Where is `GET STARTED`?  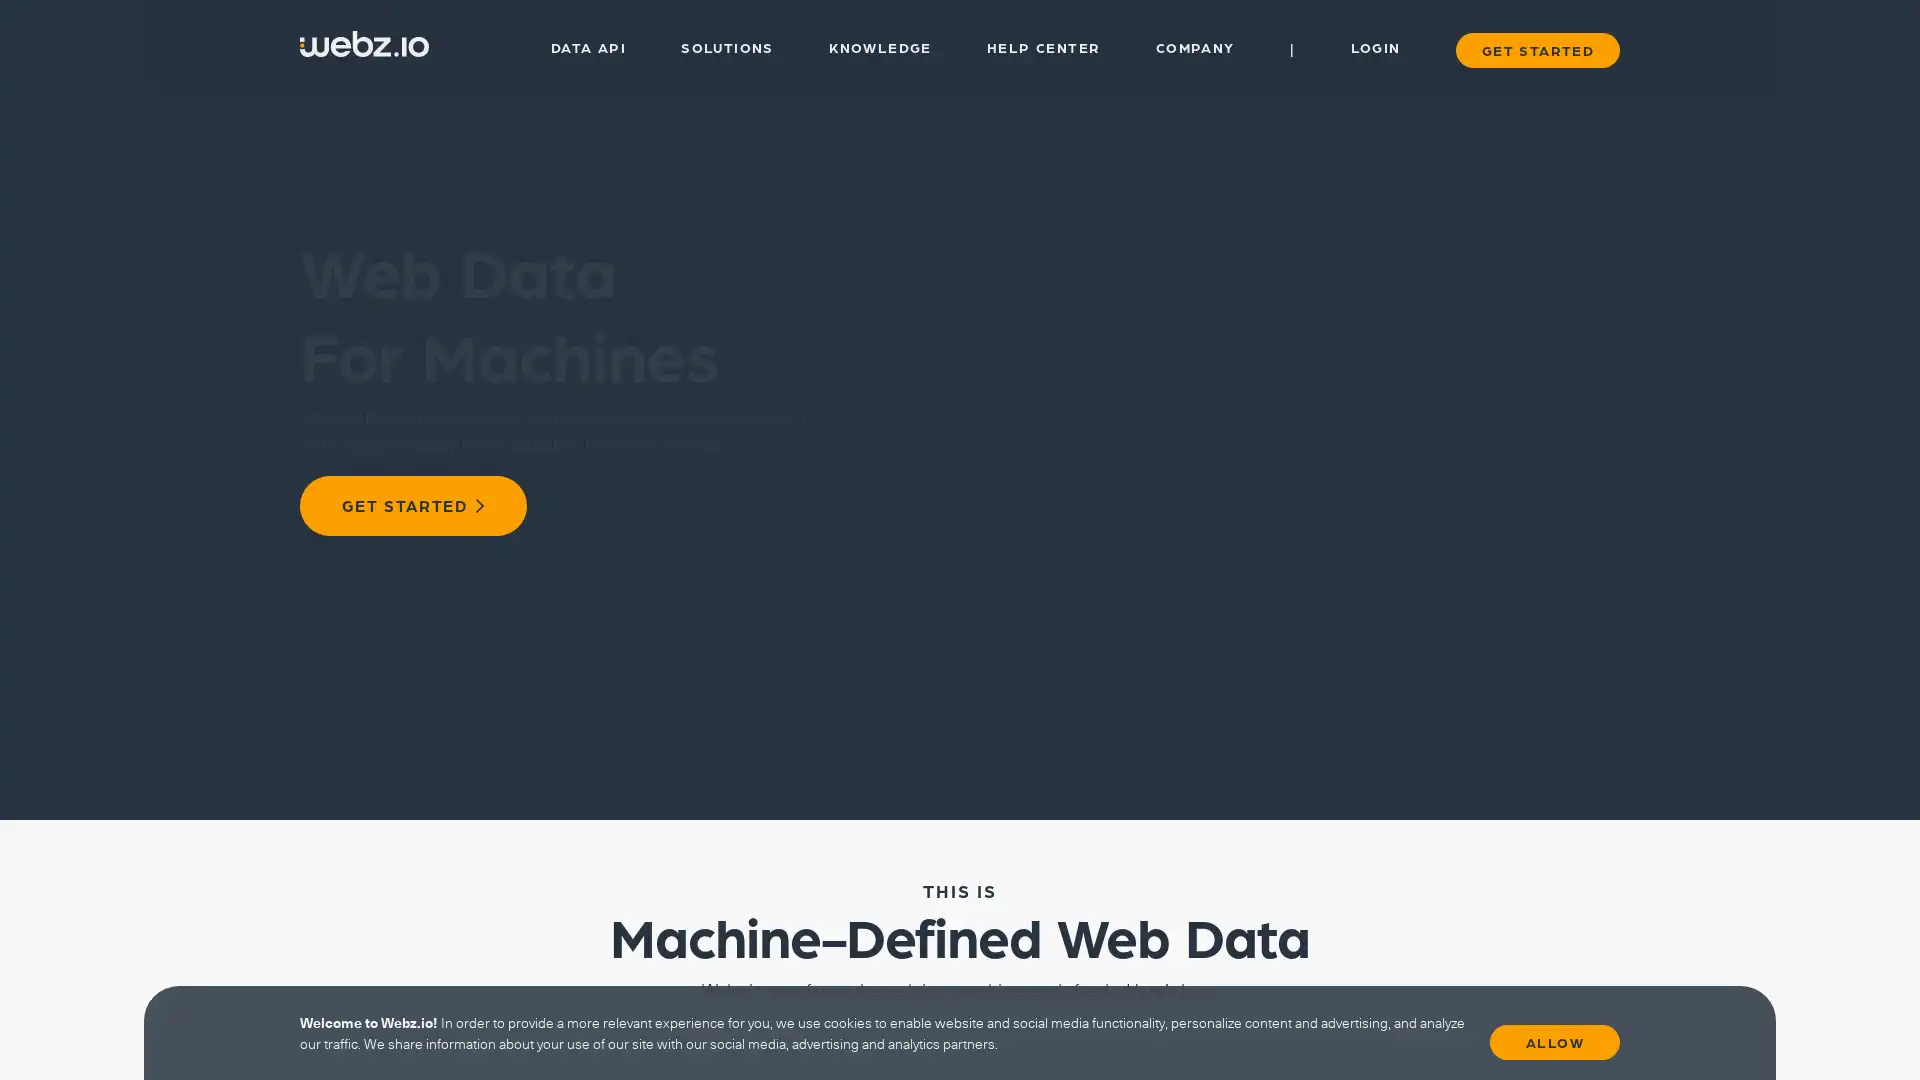 GET STARTED is located at coordinates (412, 504).